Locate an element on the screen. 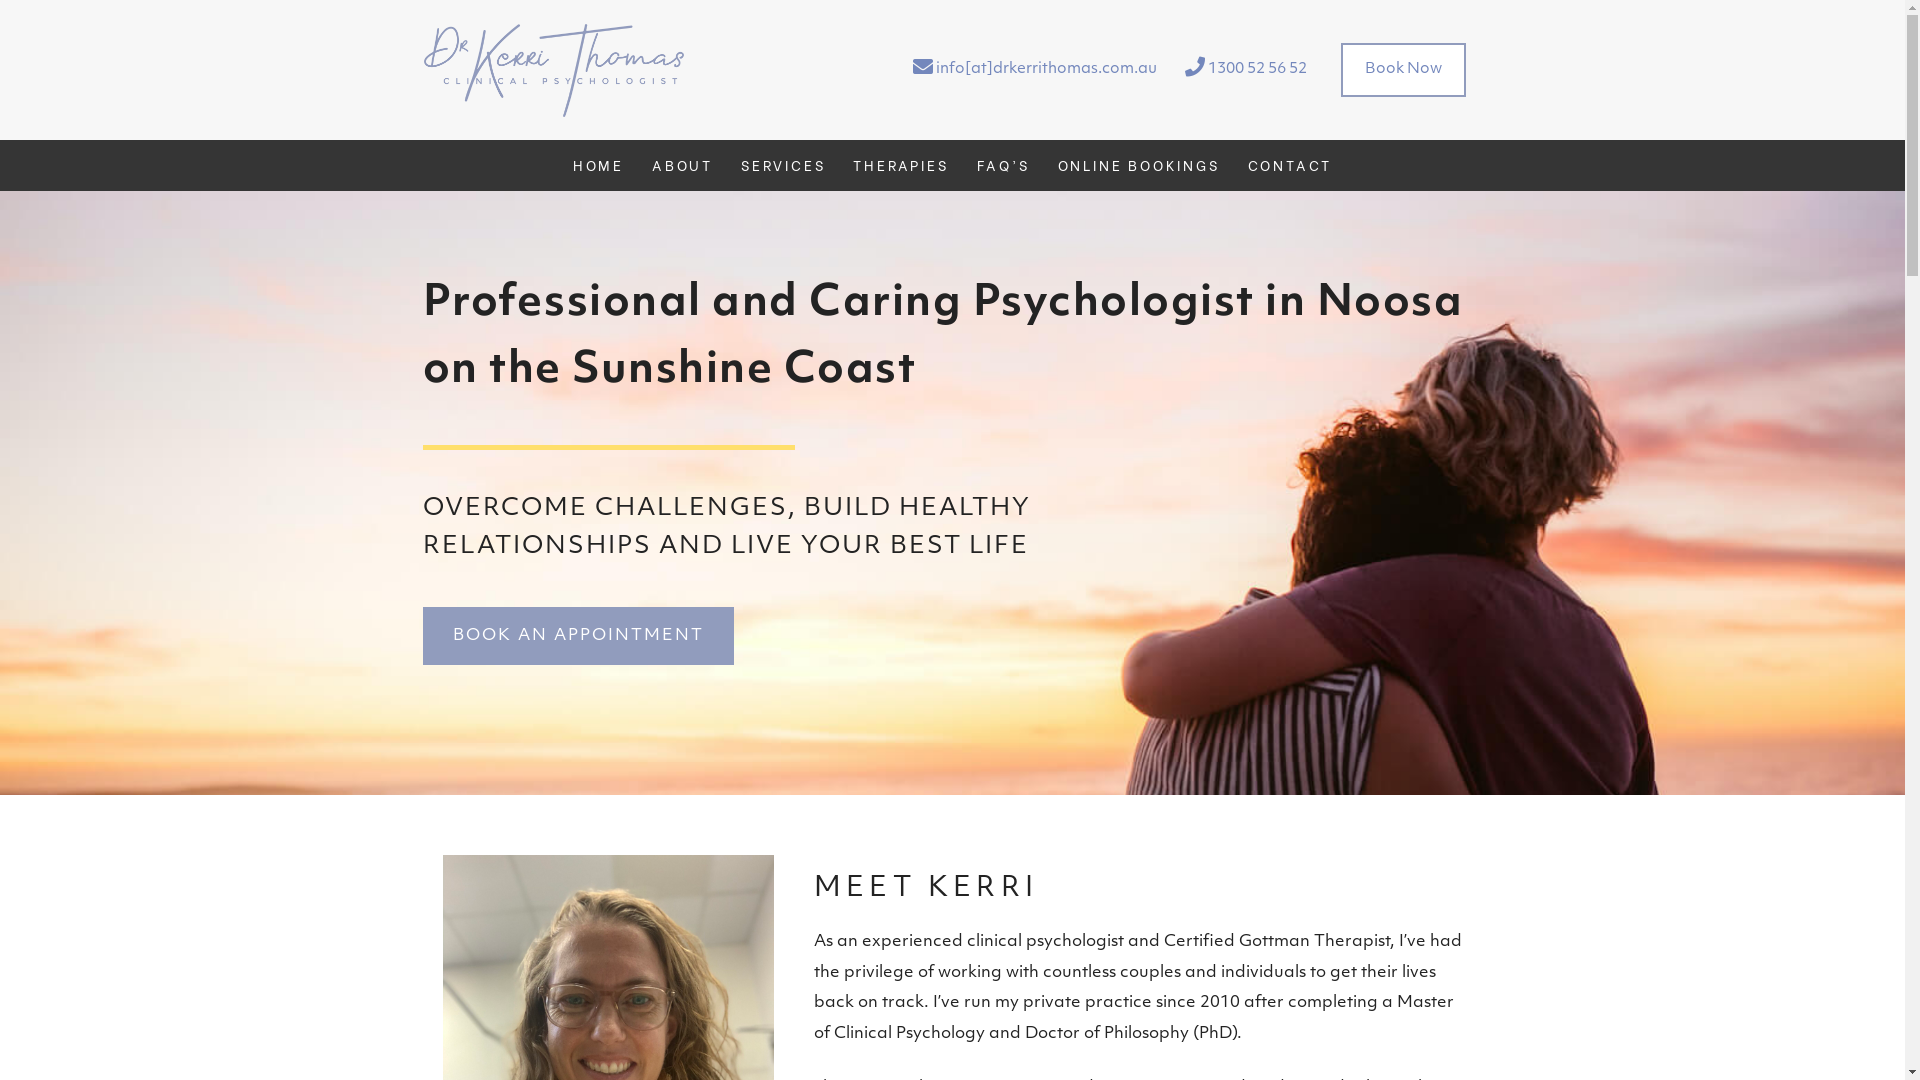 This screenshot has height=1080, width=1920. 'ONLINE BOOKINGS' is located at coordinates (1138, 164).